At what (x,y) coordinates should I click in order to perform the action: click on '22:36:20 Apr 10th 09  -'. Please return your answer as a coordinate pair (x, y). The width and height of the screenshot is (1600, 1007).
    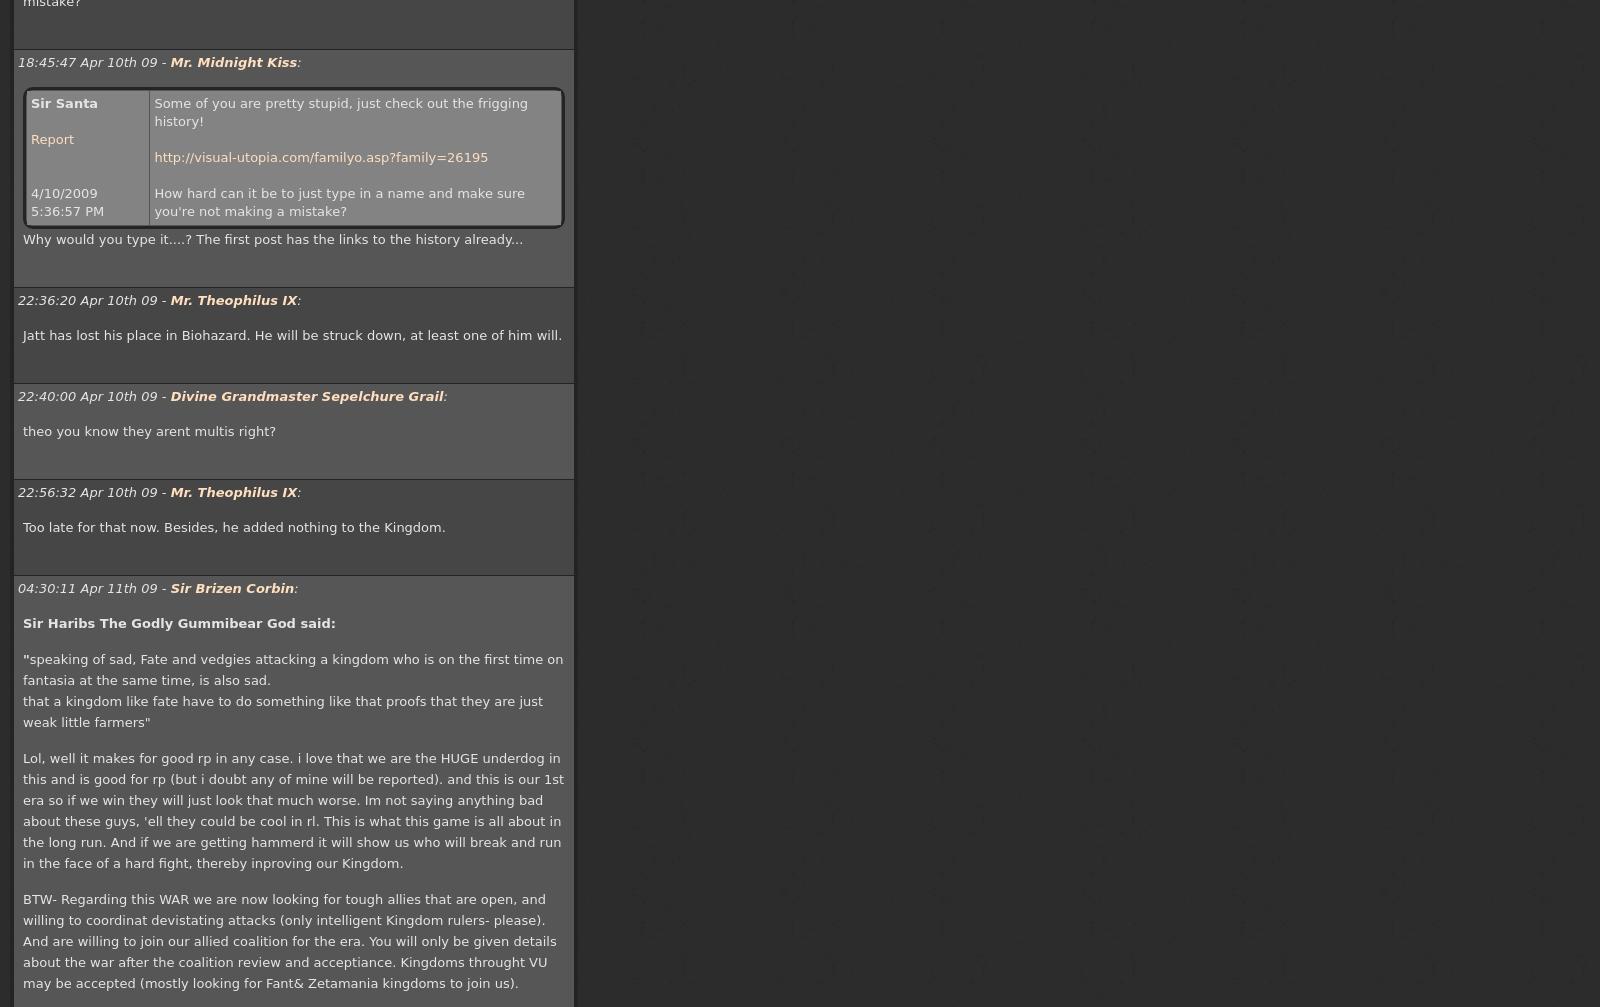
    Looking at the image, I should click on (92, 300).